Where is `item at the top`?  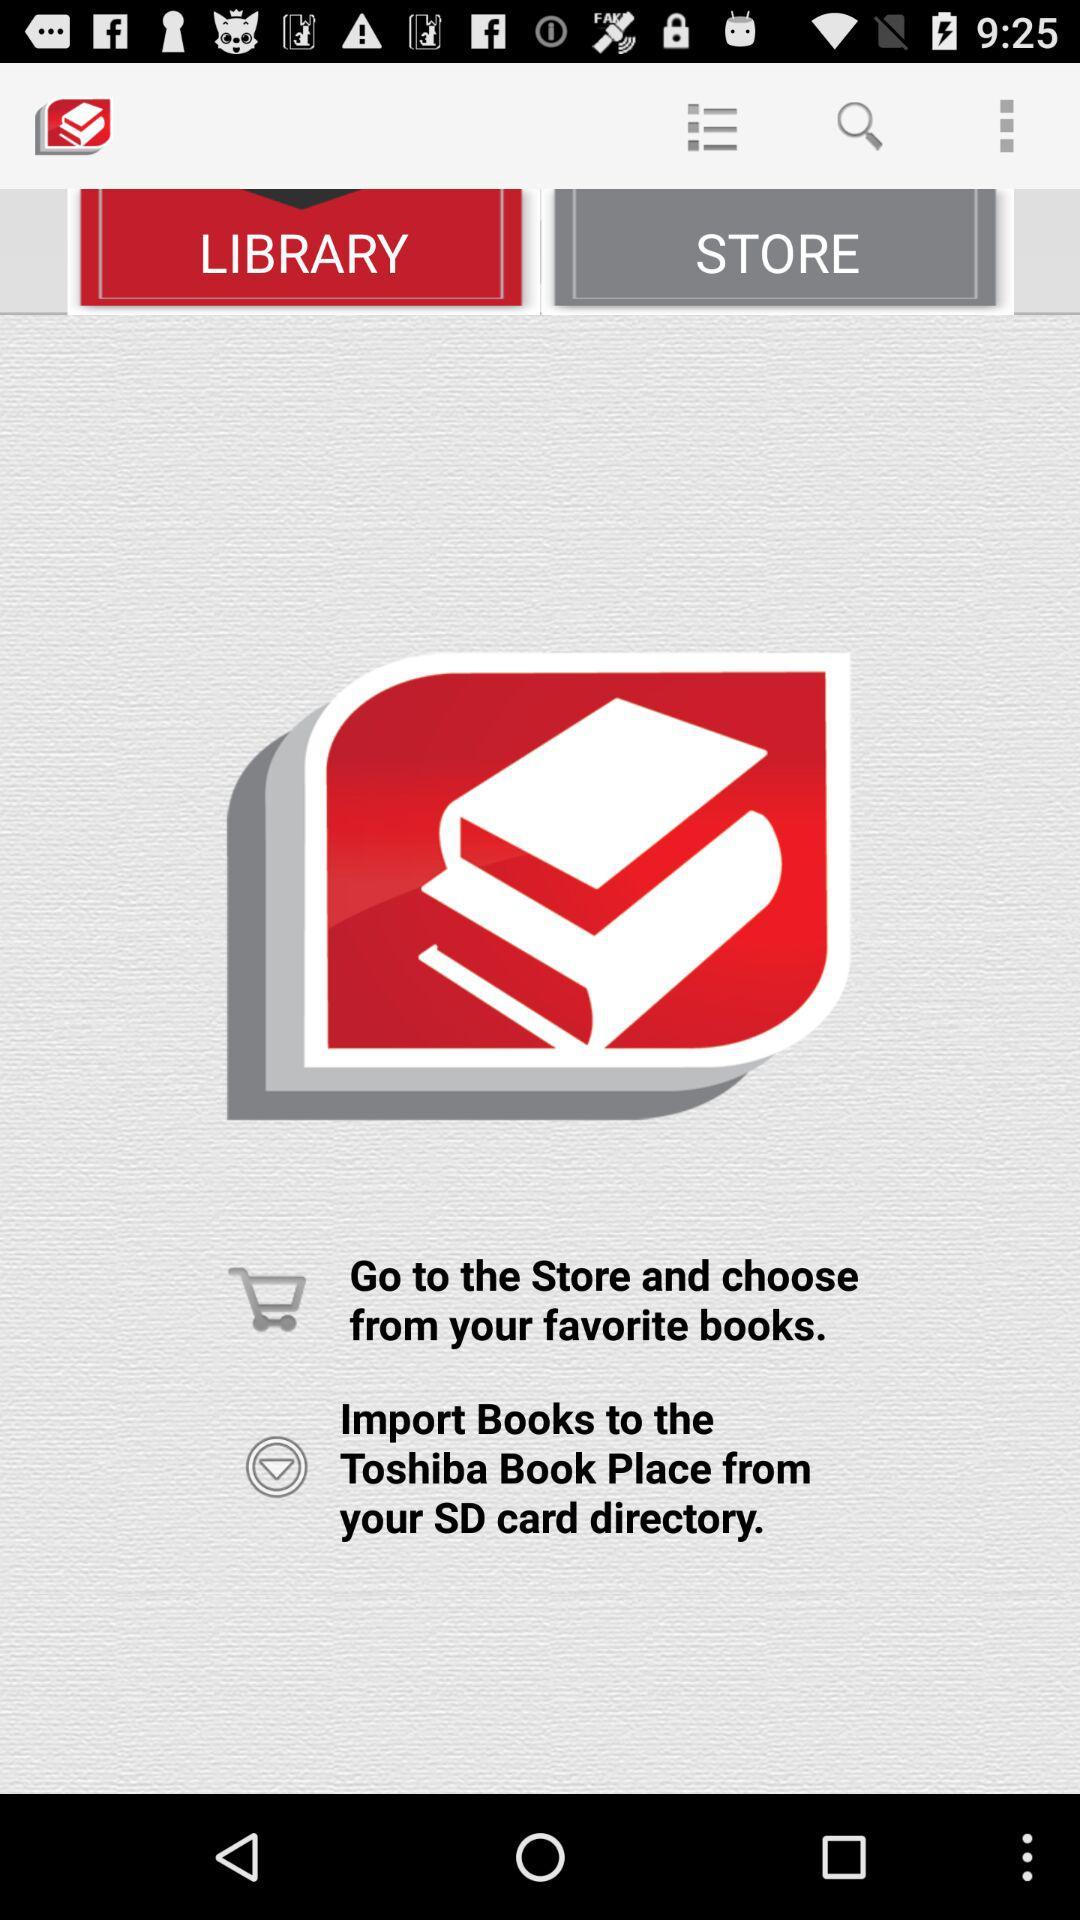 item at the top is located at coordinates (711, 124).